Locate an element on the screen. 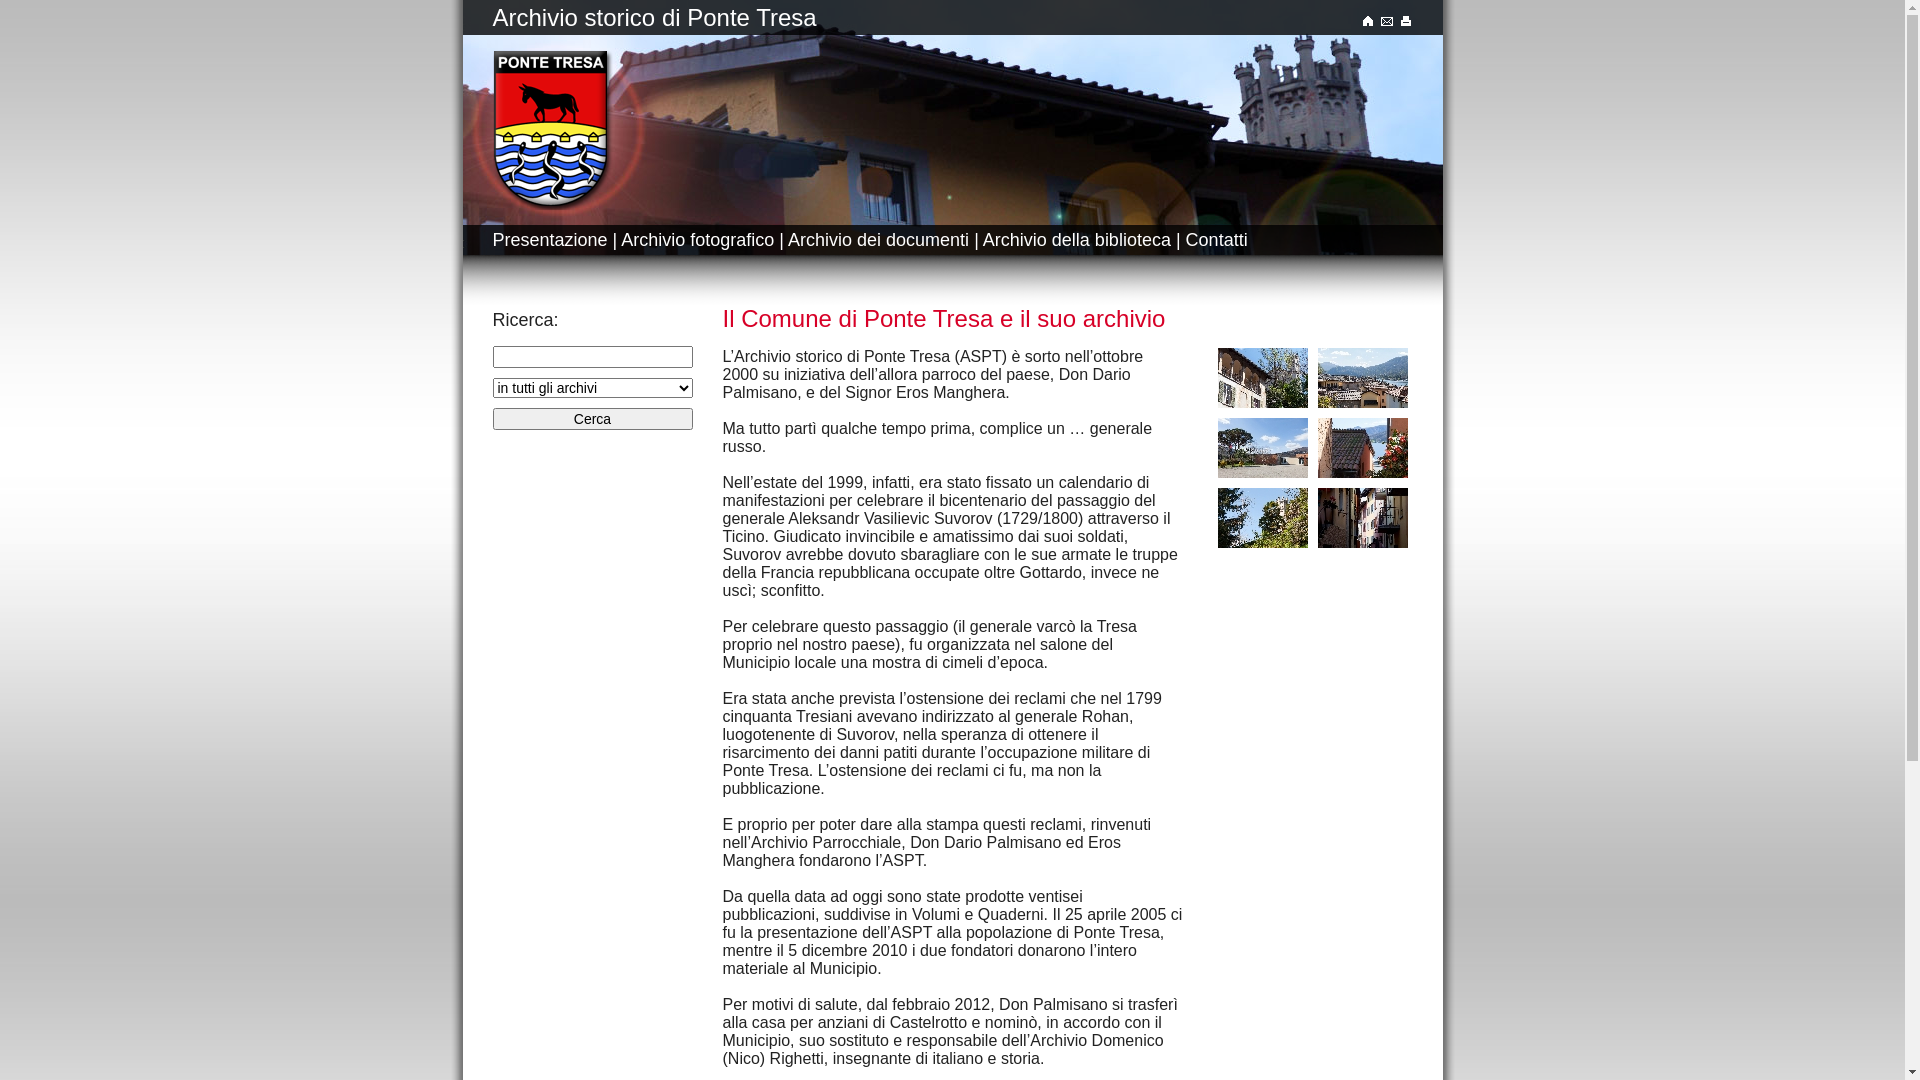 This screenshot has height=1080, width=1920. 'Contatti' is located at coordinates (1216, 238).